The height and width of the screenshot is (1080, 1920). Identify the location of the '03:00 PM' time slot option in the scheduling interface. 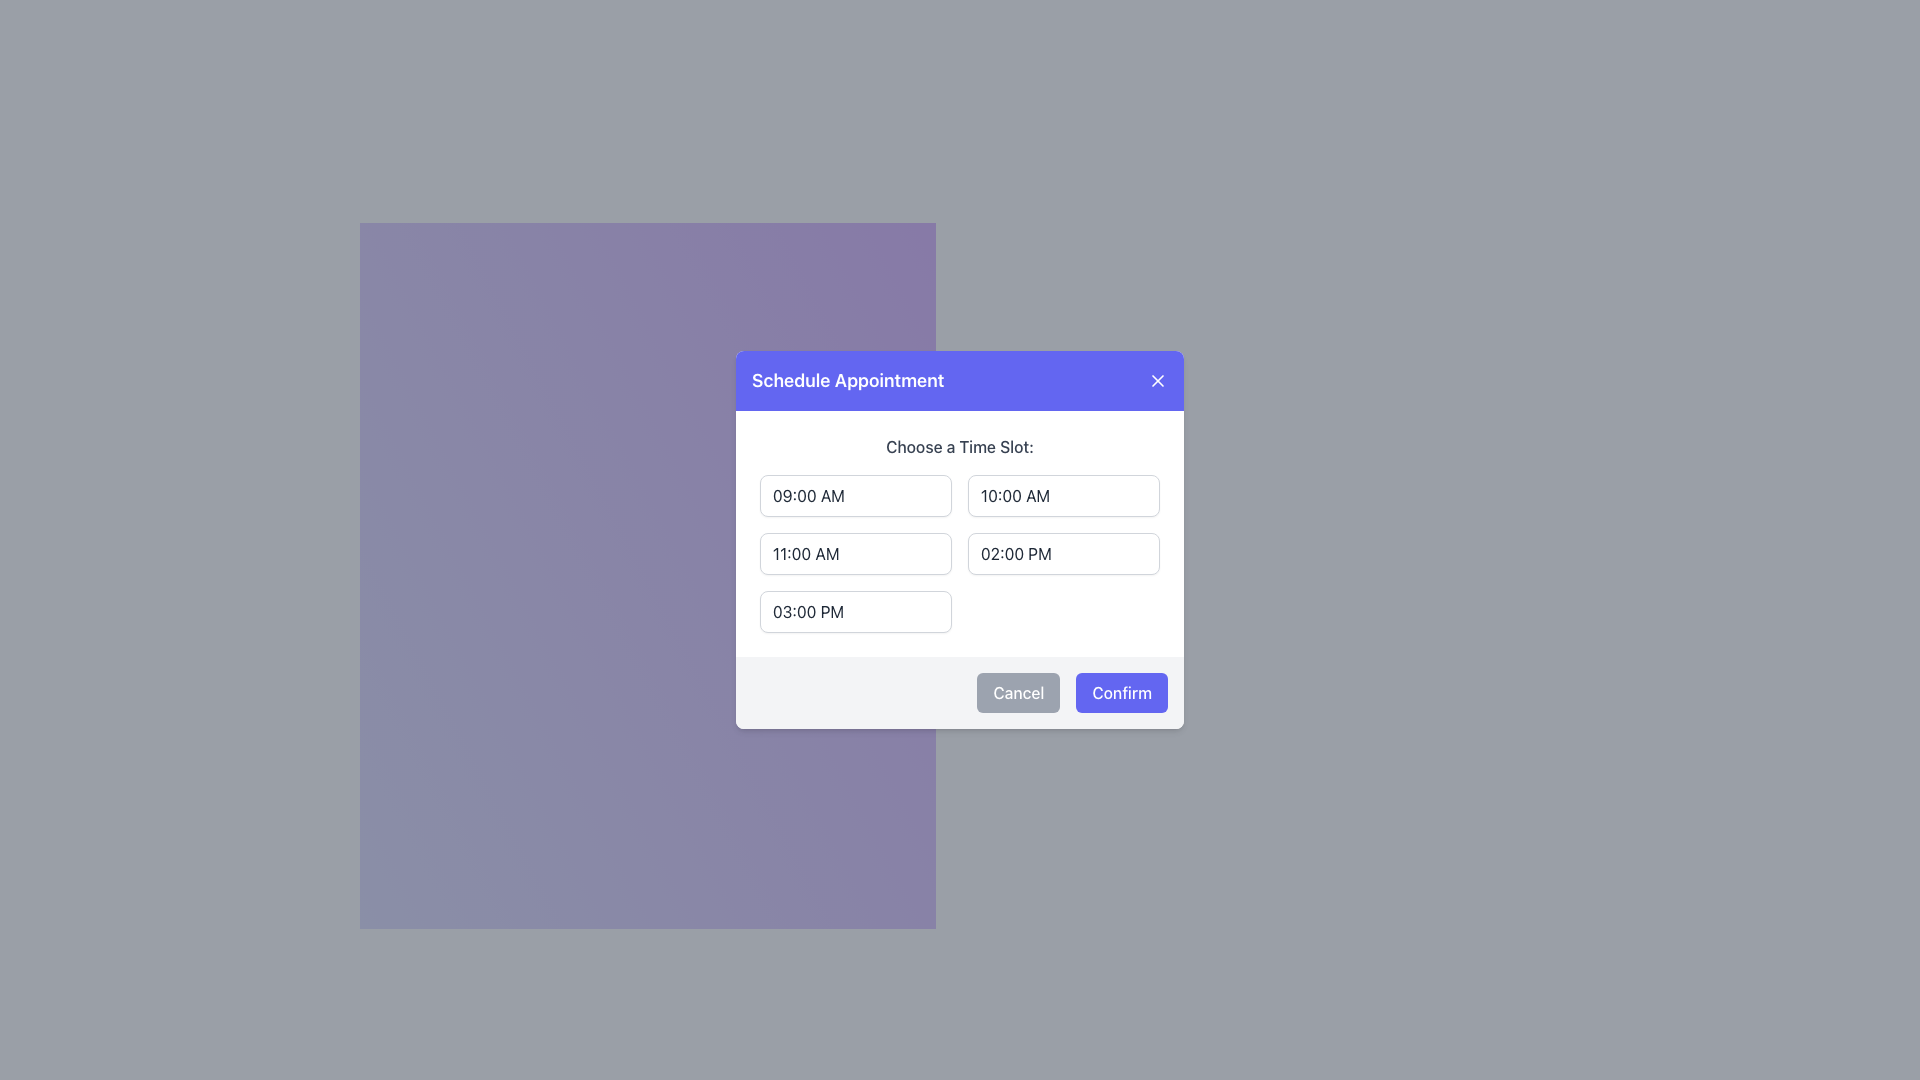
(808, 611).